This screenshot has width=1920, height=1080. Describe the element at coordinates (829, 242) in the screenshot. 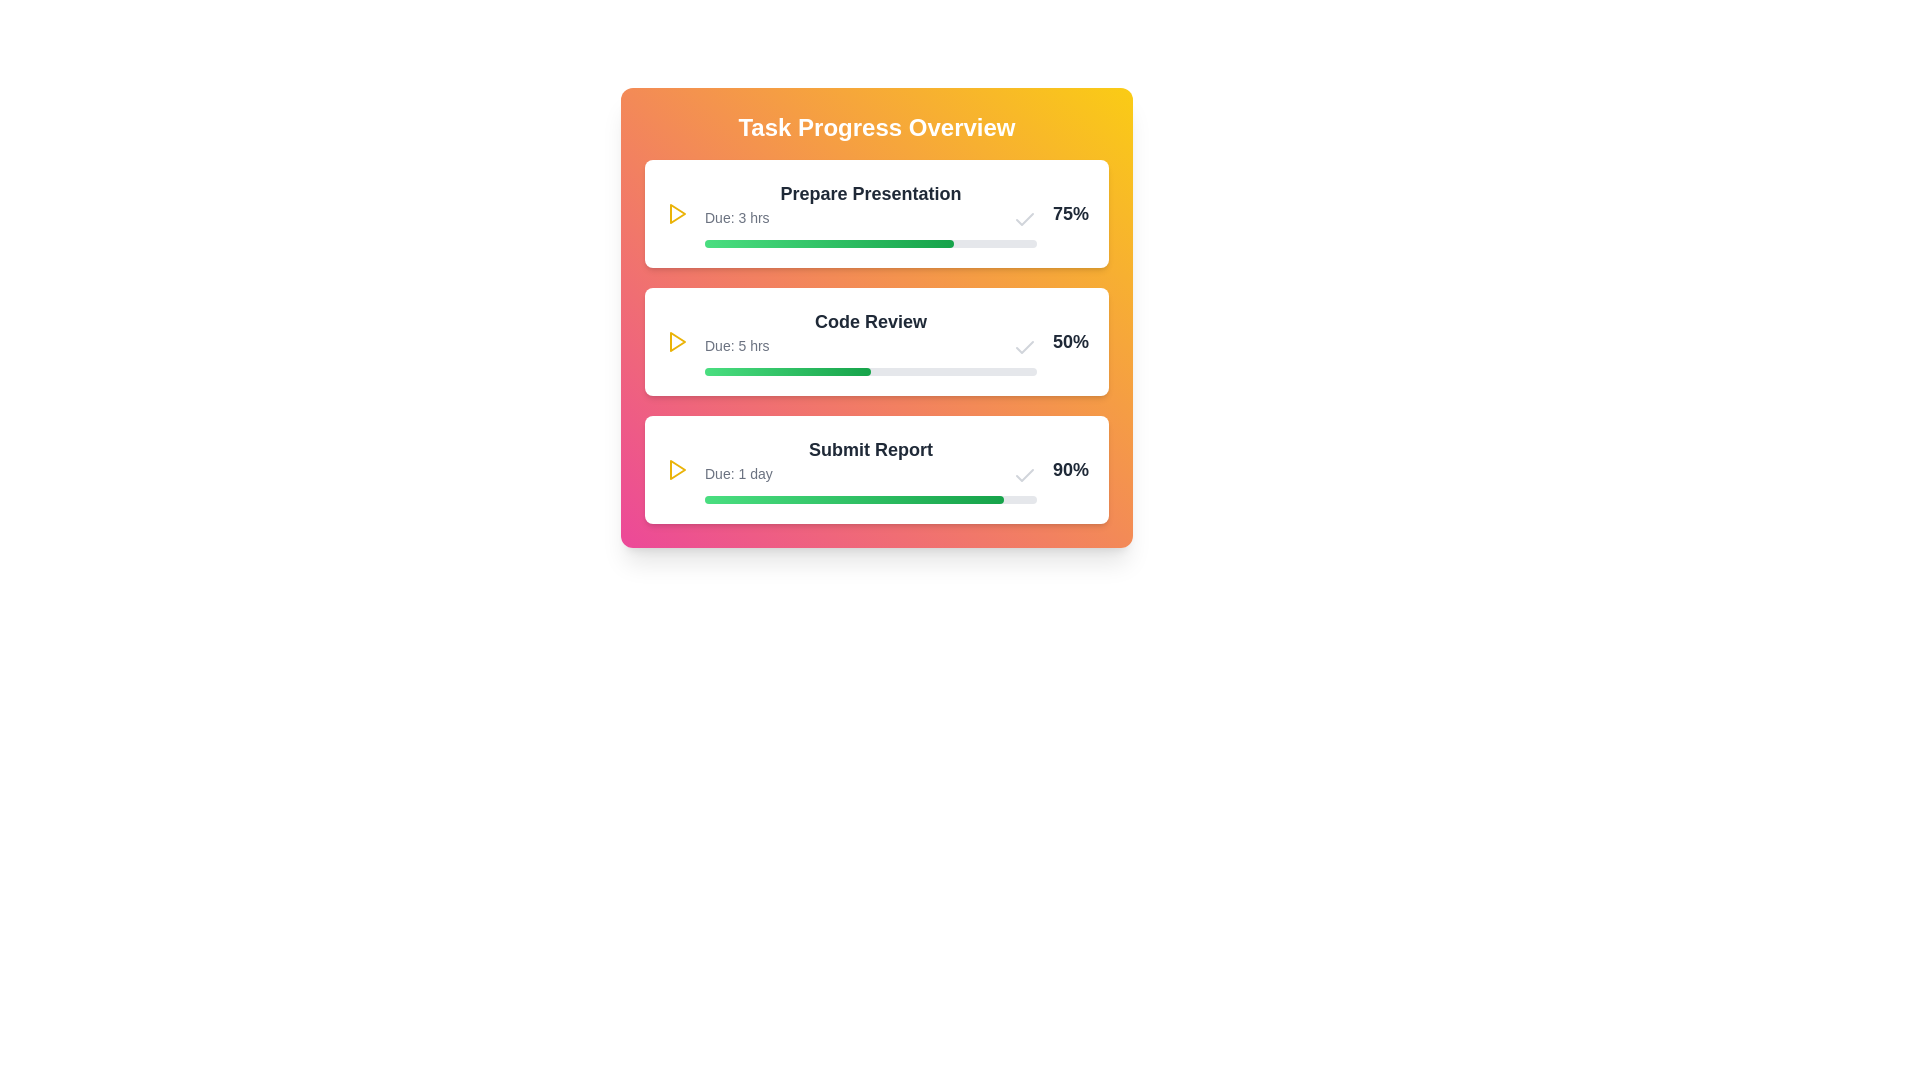

I see `progress bar that visually represents the completion progress of the task 'Prepare Presentation', located below the task title and to the left of the '75%' progress indicator` at that location.